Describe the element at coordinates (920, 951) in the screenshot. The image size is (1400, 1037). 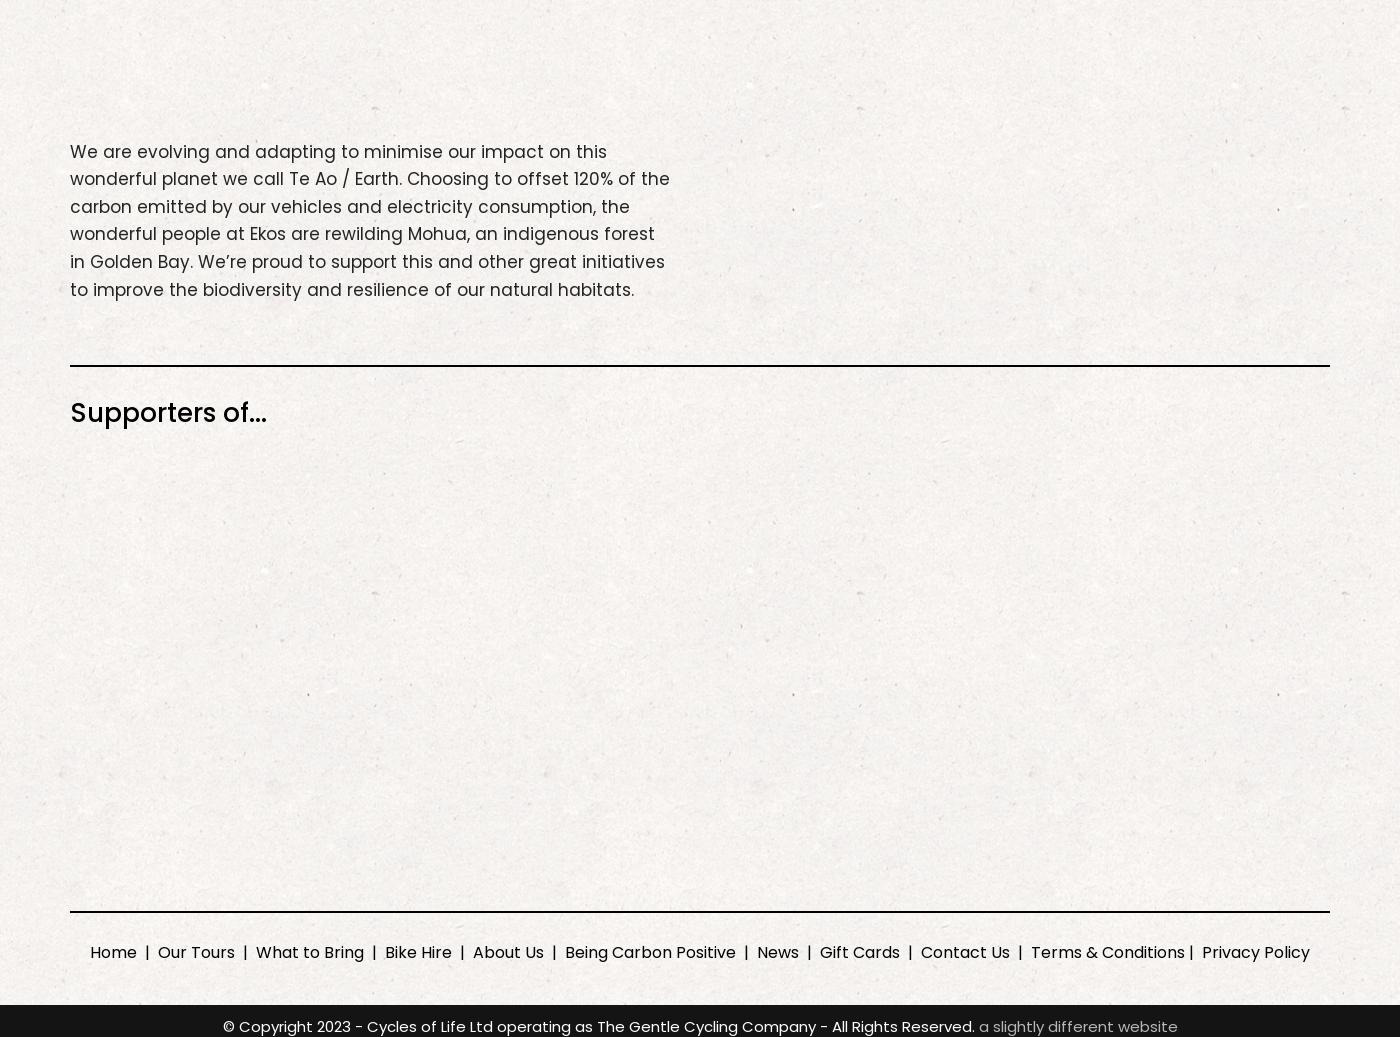
I see `'Contact Us'` at that location.